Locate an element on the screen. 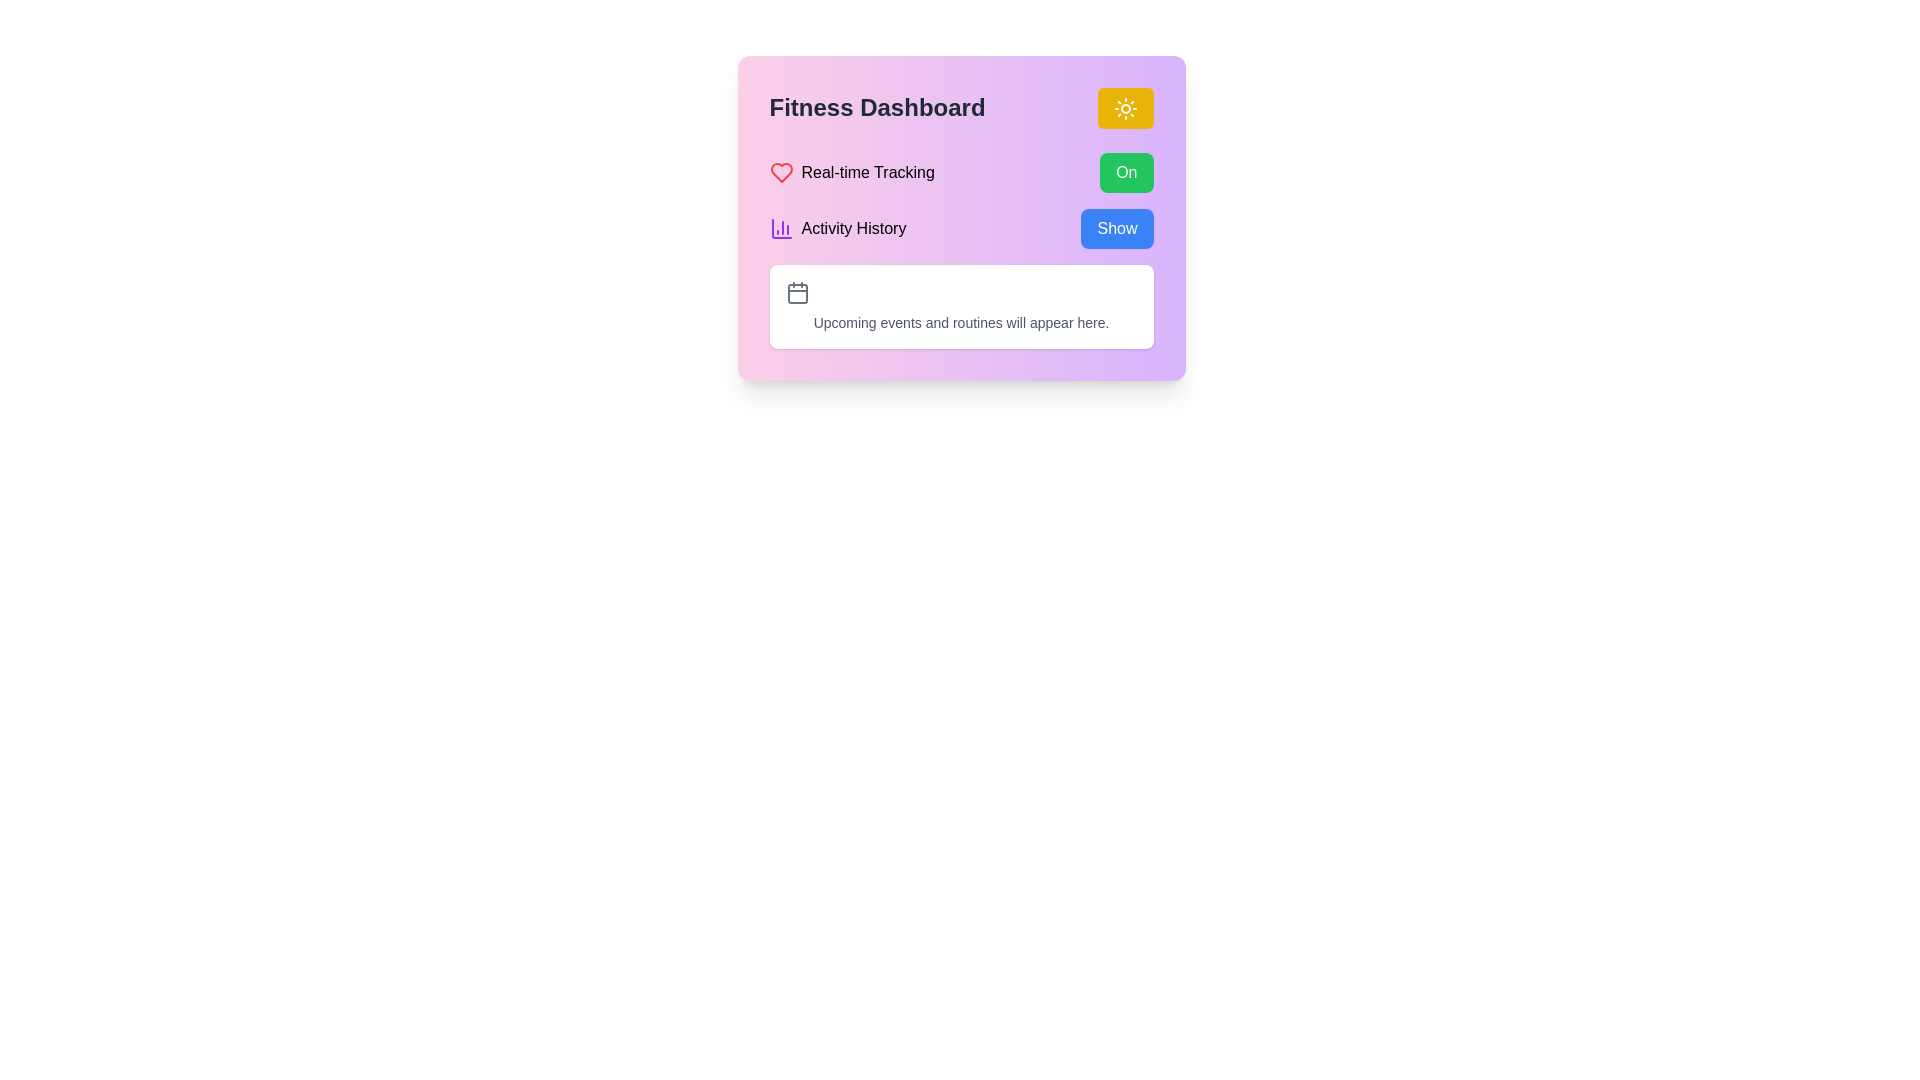 This screenshot has width=1920, height=1080. the 'Activity History' text and icon combination for accessibility purposes is located at coordinates (837, 227).